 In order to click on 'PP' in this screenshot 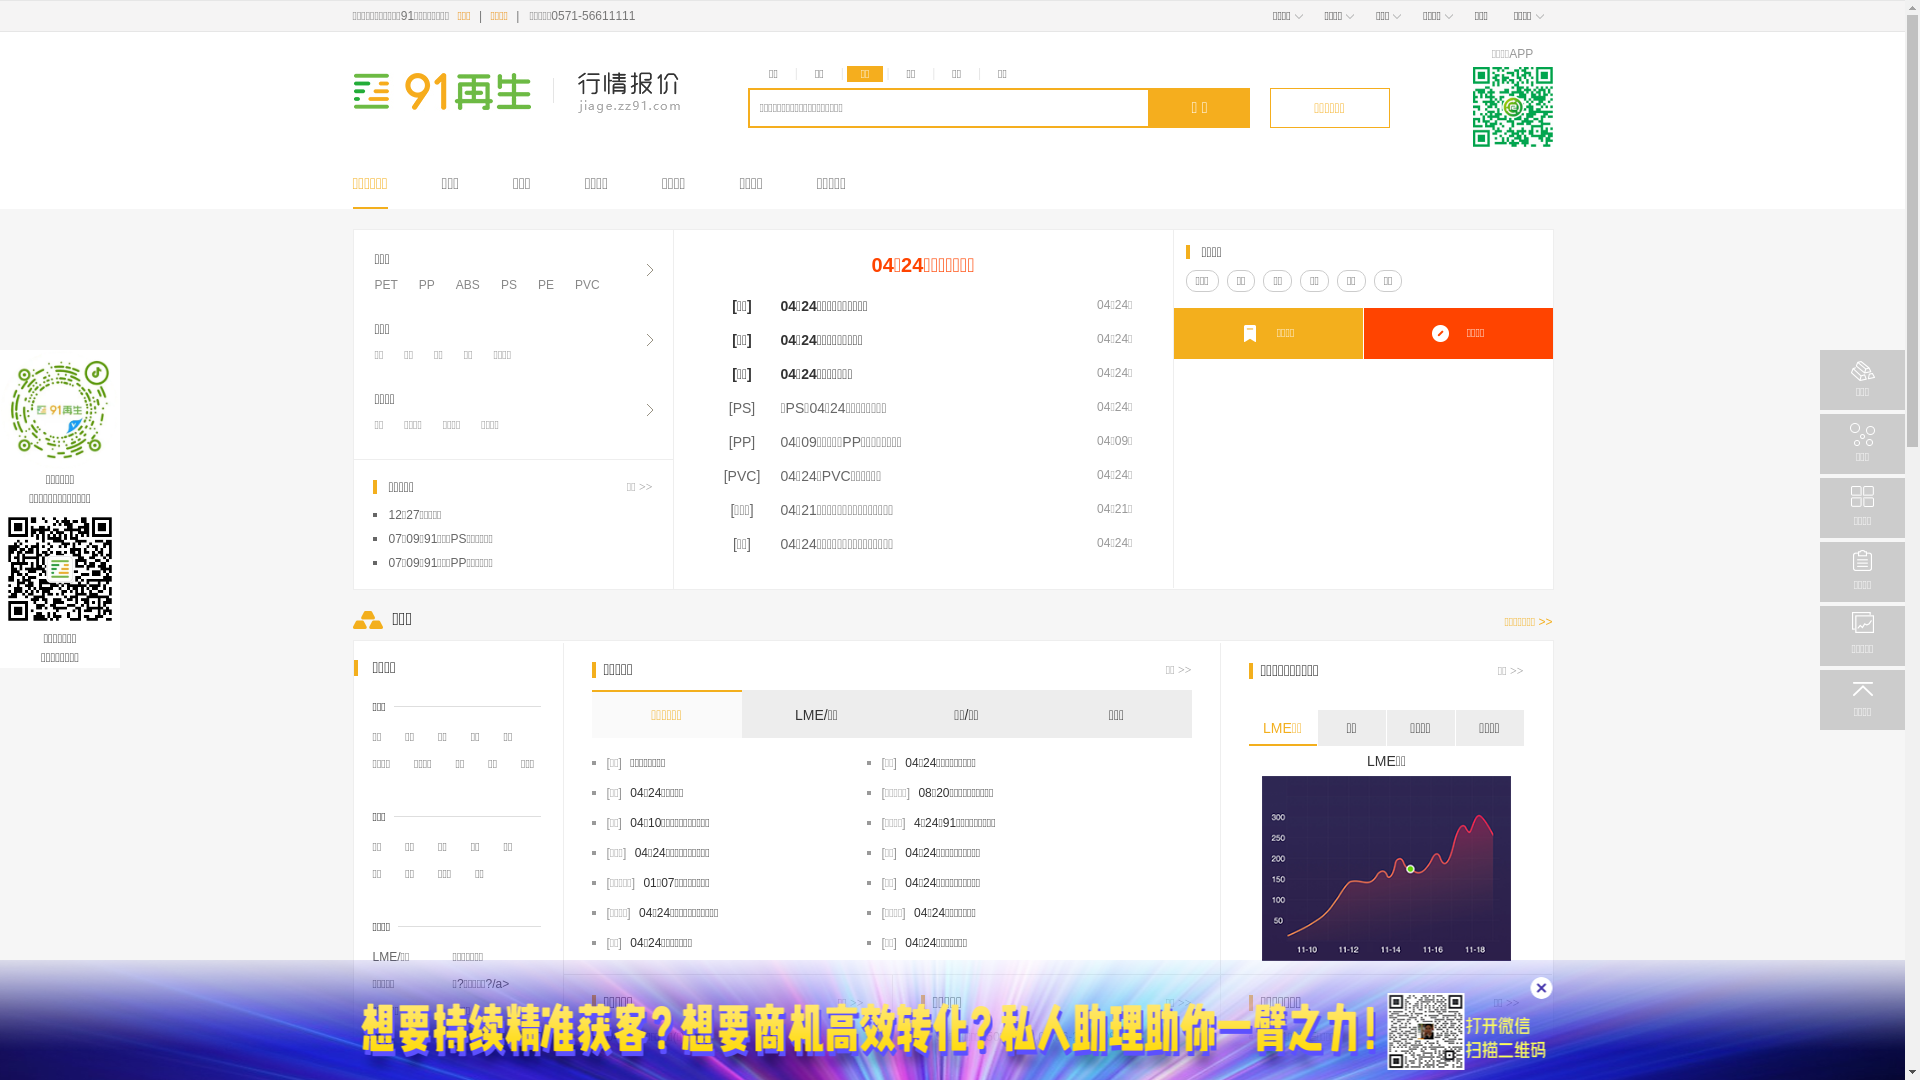, I will do `click(426, 285)`.